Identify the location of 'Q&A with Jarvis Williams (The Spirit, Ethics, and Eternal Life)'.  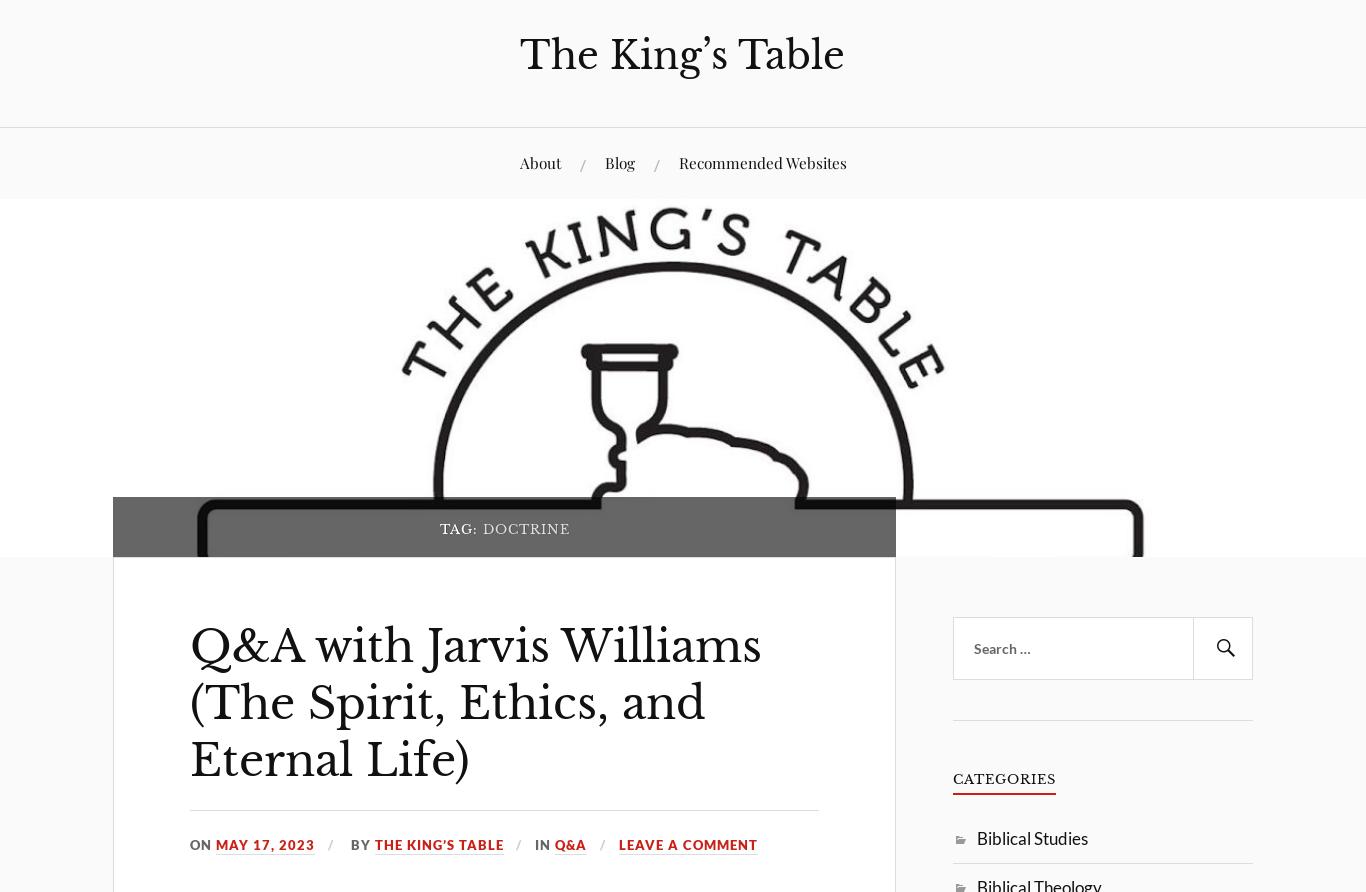
(476, 702).